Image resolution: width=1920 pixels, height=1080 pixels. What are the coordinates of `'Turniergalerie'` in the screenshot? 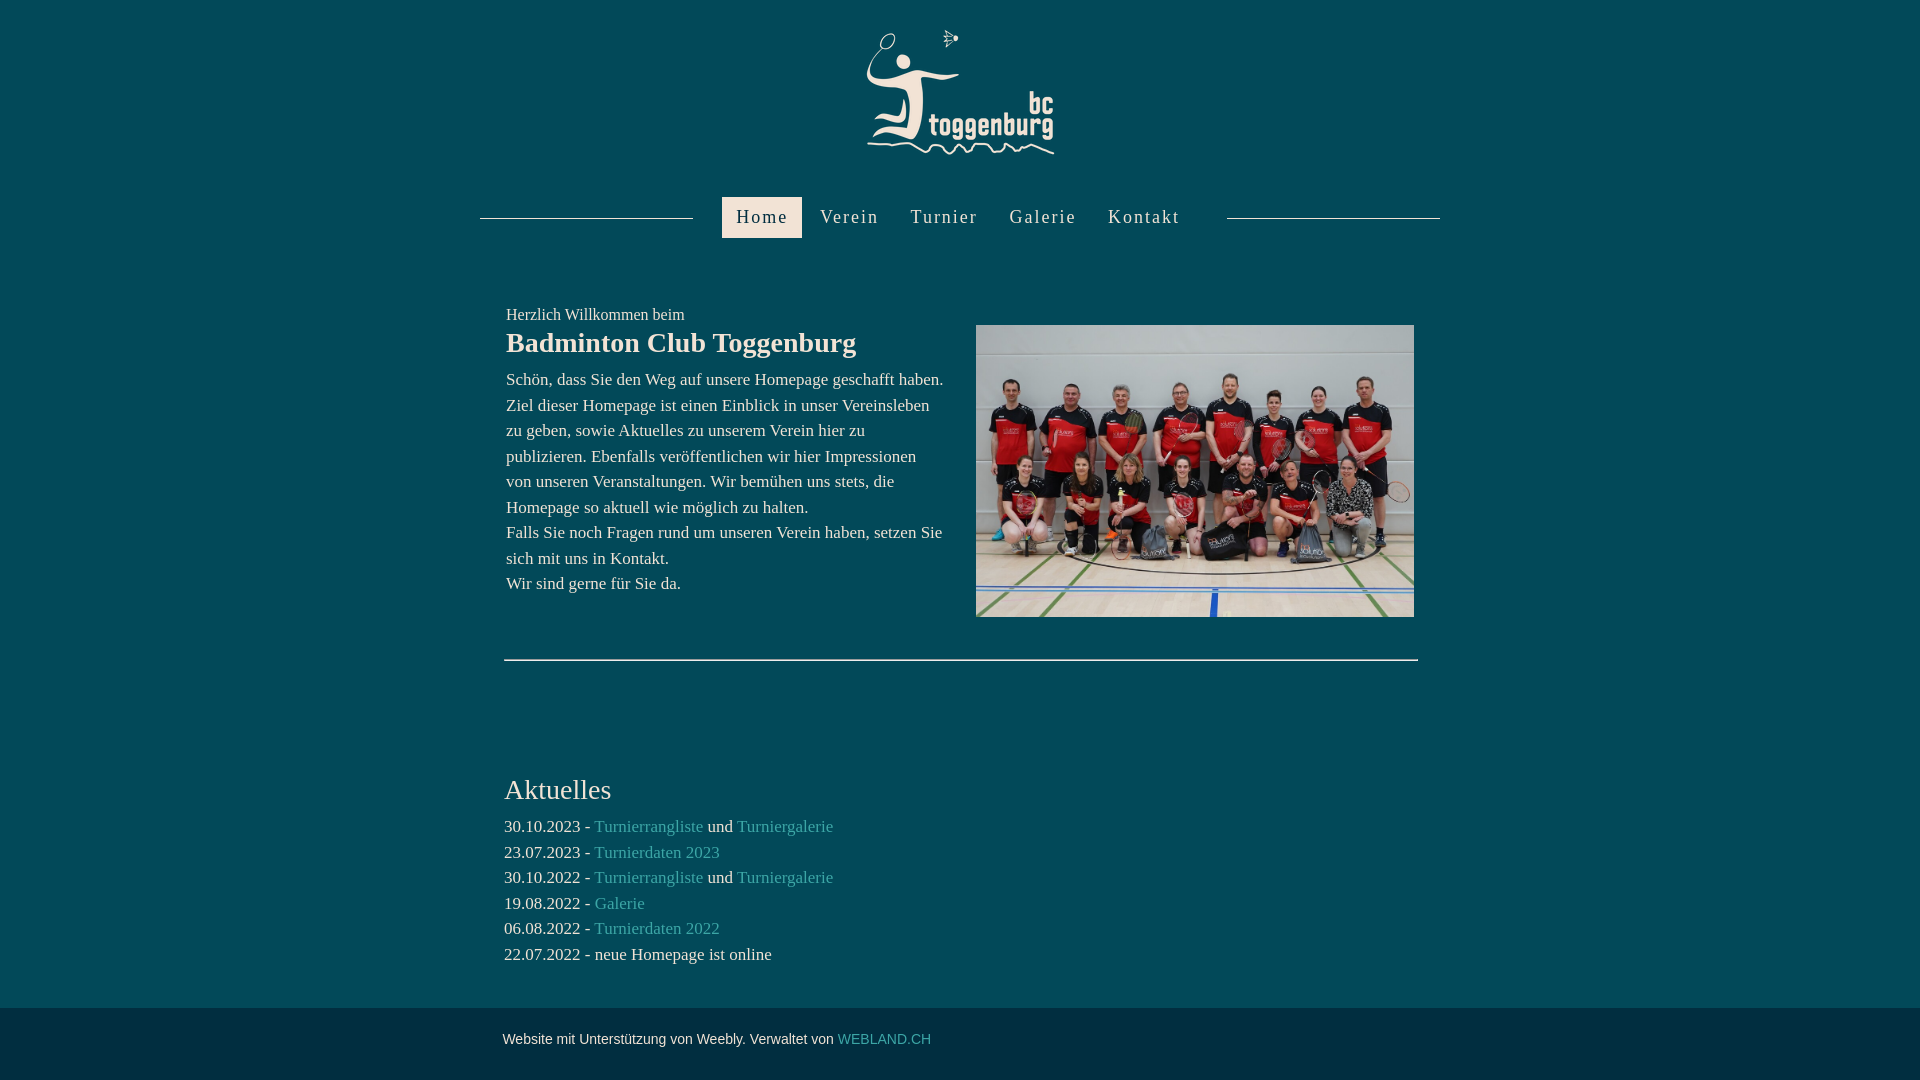 It's located at (784, 826).